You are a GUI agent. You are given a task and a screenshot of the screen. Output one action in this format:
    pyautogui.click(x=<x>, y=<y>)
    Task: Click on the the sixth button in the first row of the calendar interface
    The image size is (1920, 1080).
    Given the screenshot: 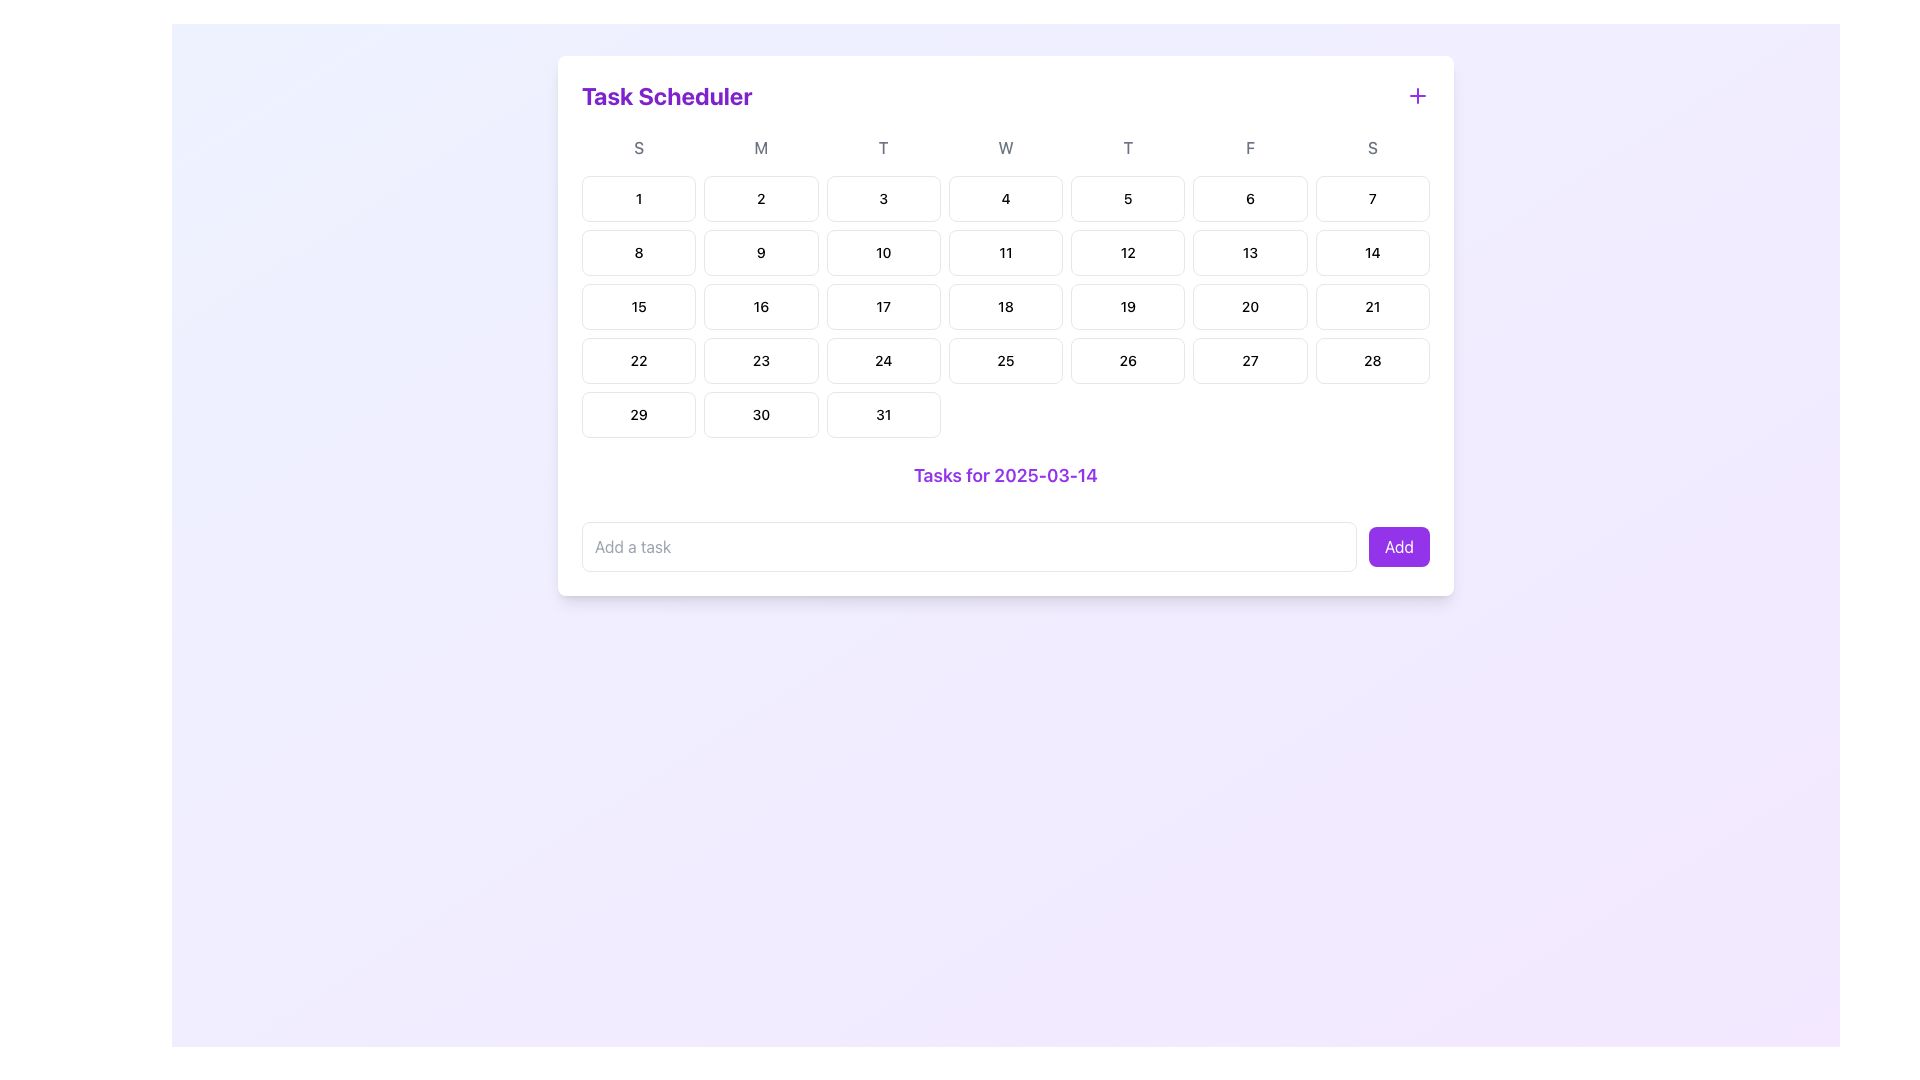 What is the action you would take?
    pyautogui.click(x=1249, y=199)
    